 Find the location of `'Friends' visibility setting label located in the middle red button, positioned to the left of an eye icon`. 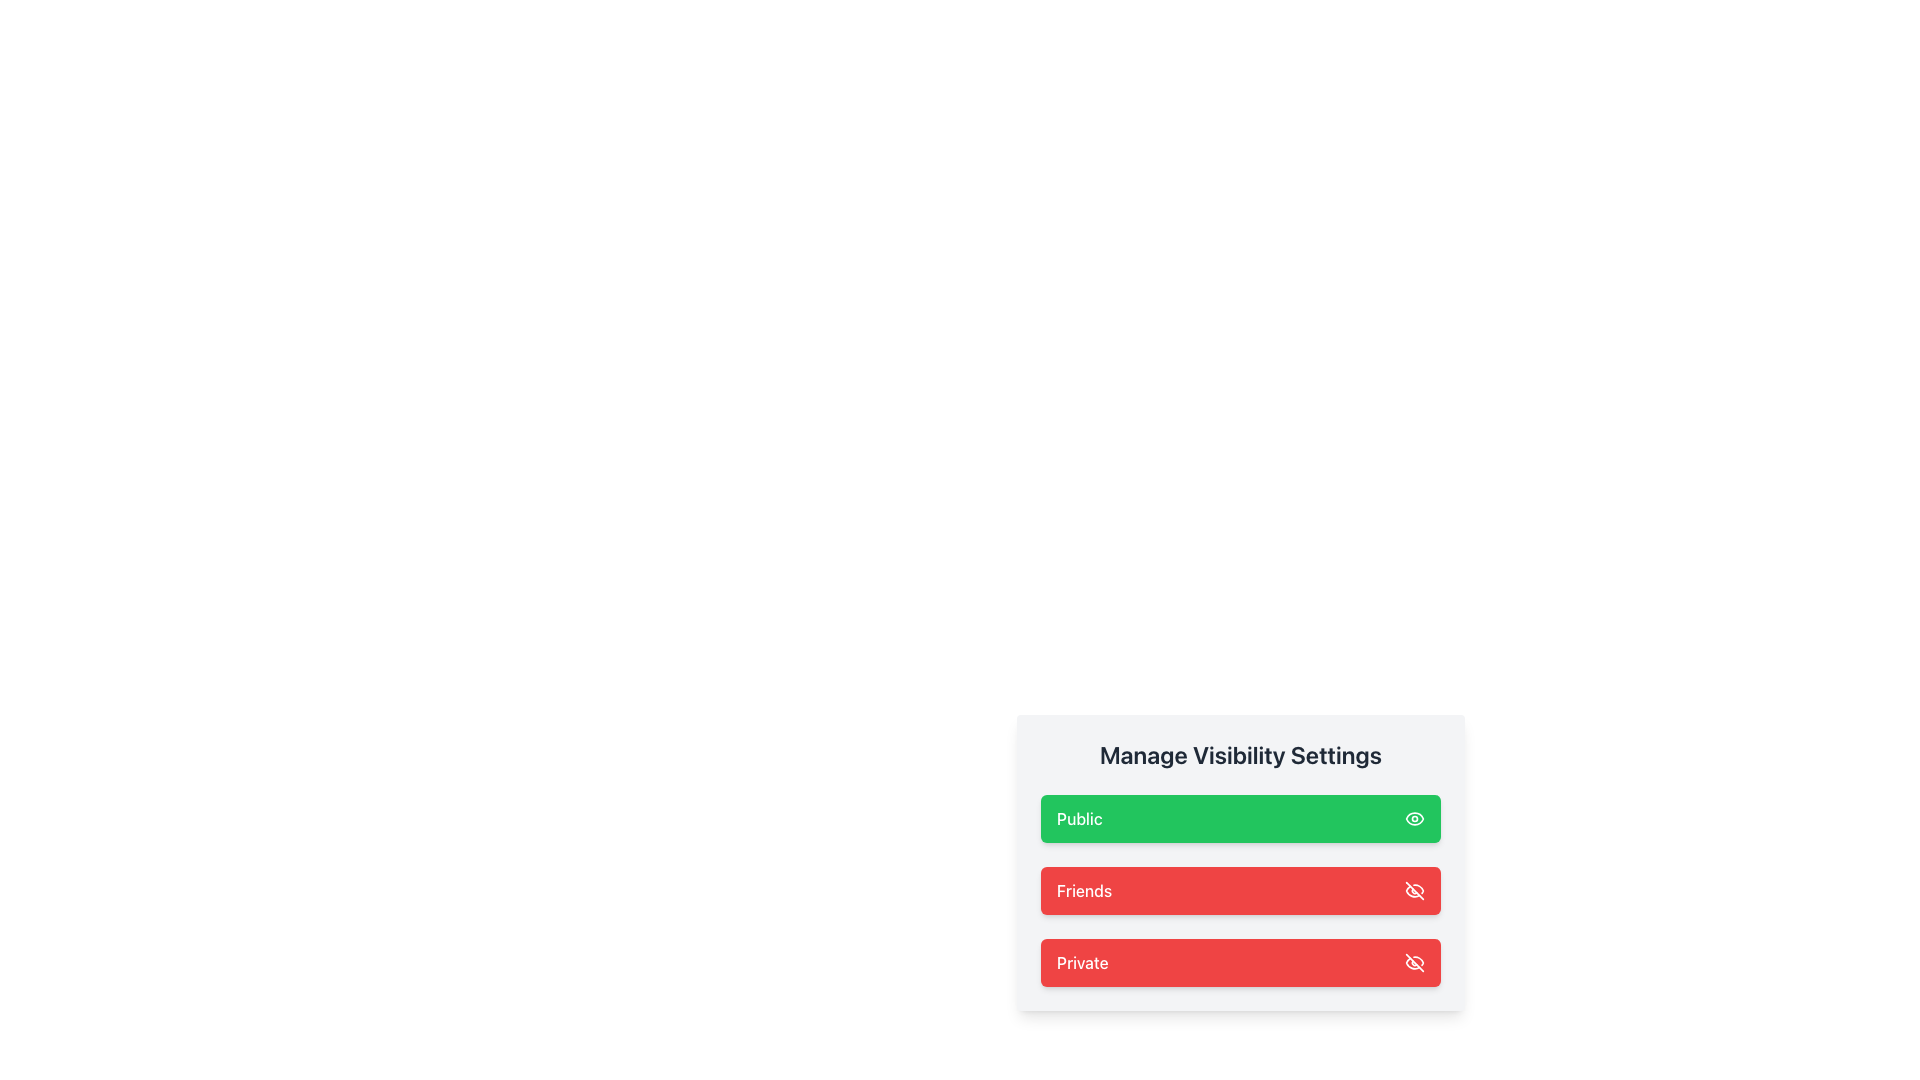

'Friends' visibility setting label located in the middle red button, positioned to the left of an eye icon is located at coordinates (1083, 890).